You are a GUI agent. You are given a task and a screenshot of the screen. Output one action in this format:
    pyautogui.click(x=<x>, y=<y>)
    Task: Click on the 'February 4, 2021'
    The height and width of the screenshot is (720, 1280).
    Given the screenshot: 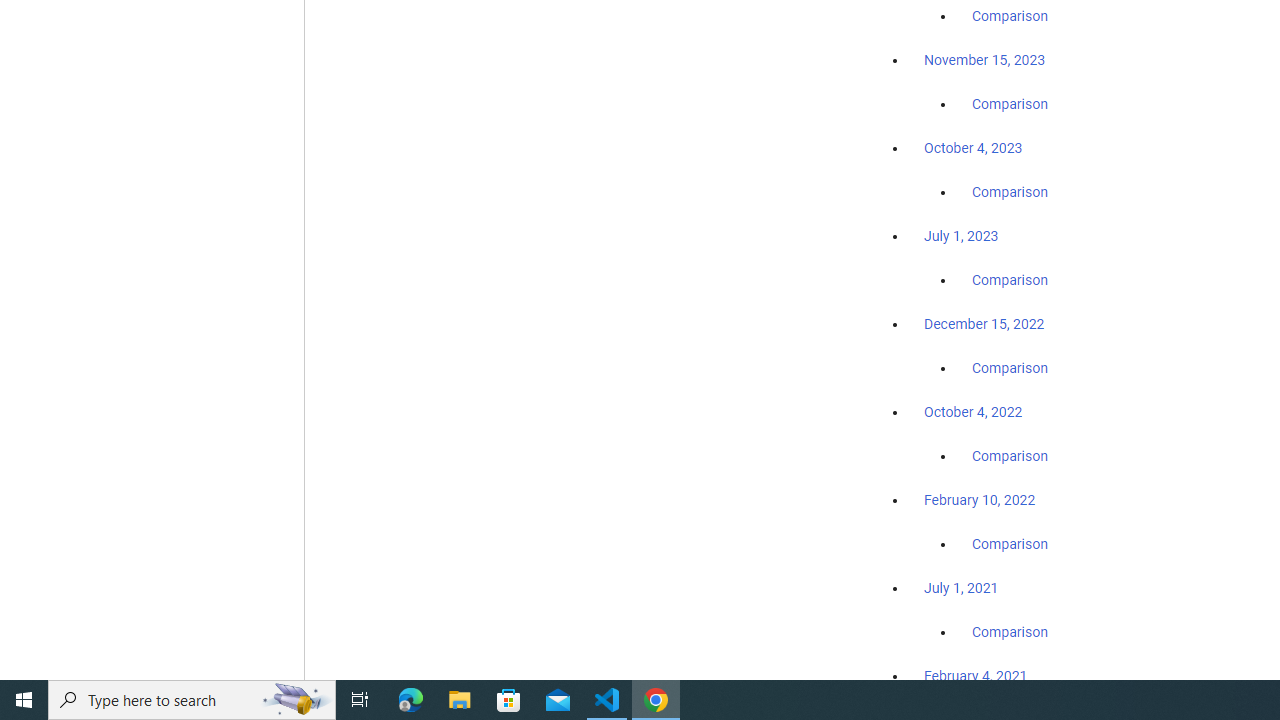 What is the action you would take?
    pyautogui.click(x=976, y=675)
    